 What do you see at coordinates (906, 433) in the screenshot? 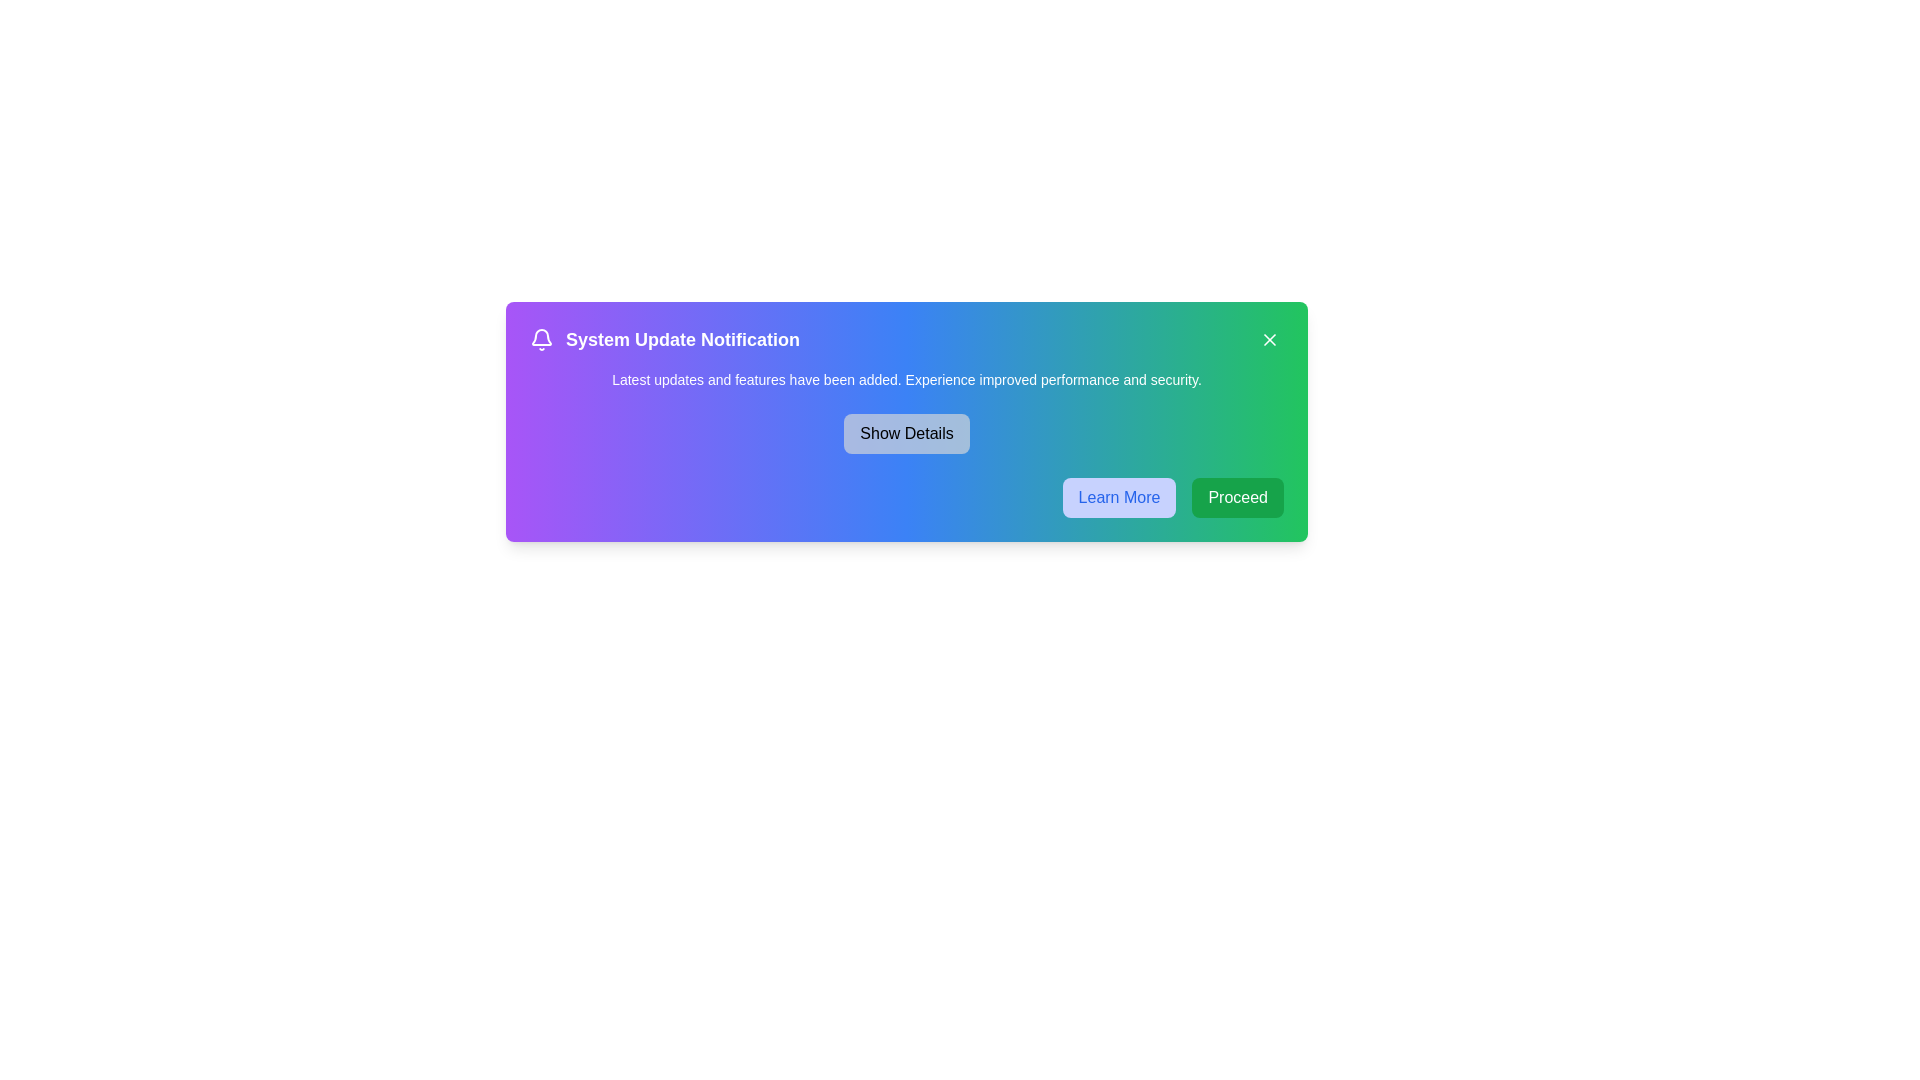
I see `the 'Show Details' button, which is a rounded rectangle with a semi-transparent gray background and centered black text, to trigger the color change effect` at bounding box center [906, 433].